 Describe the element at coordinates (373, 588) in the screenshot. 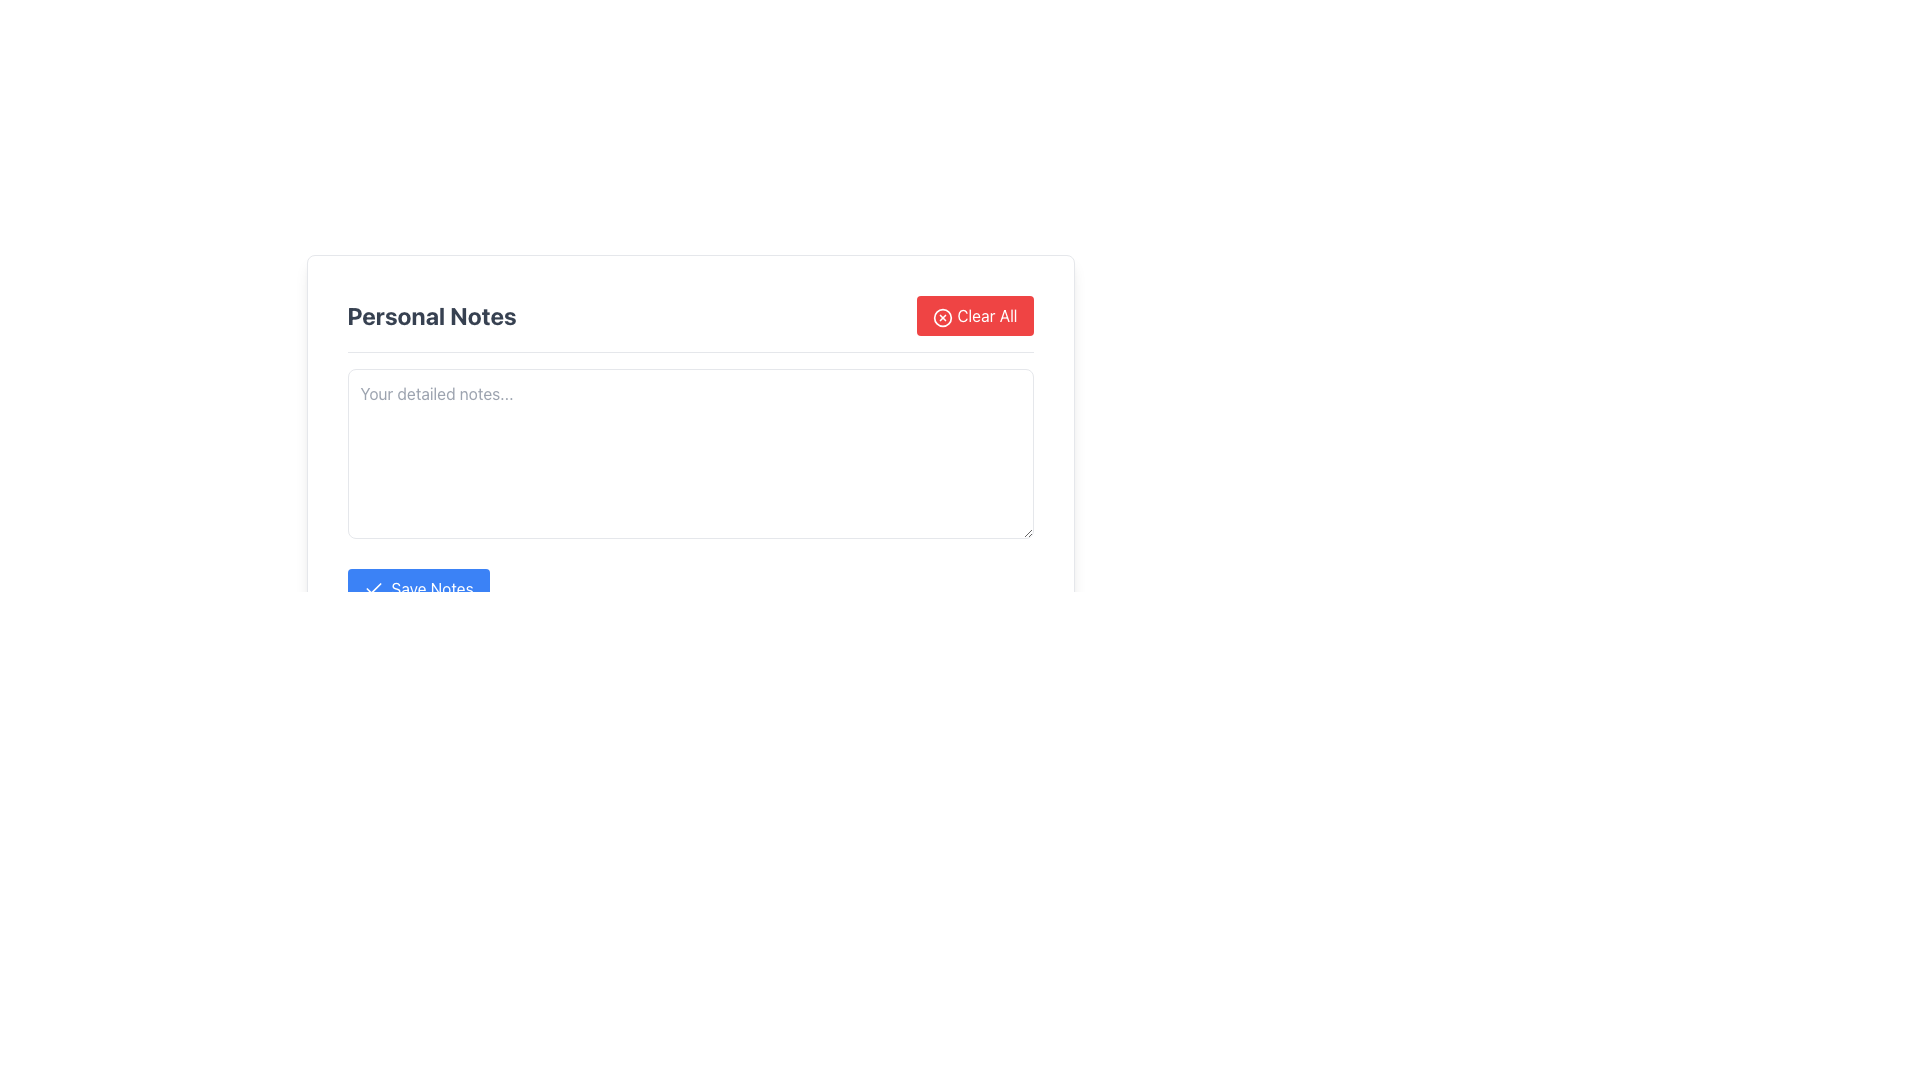

I see `the small blue checkmark icon located to the left of the 'Save Notes' text inside the blue rectangular button` at that location.